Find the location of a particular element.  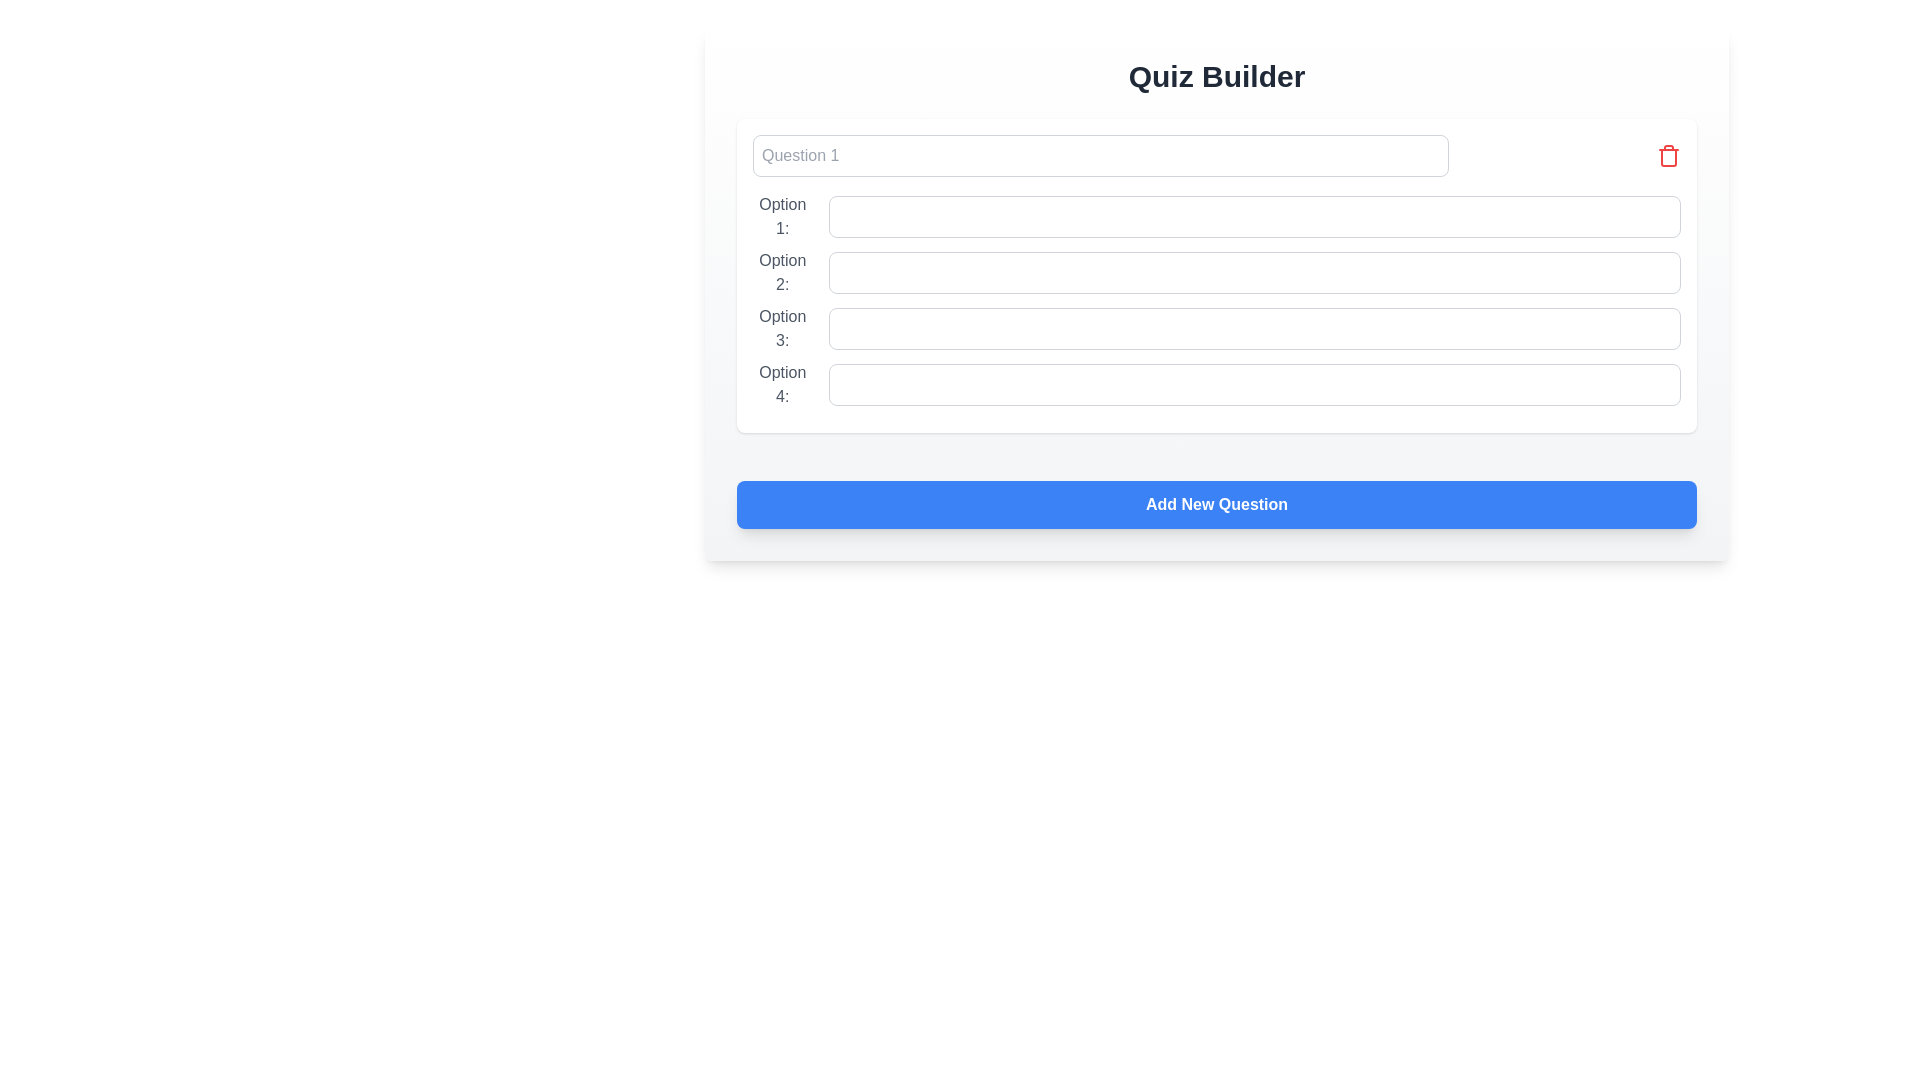

the title text label at the top of the content area that indicates the functionality of the quiz creation page is located at coordinates (1216, 76).